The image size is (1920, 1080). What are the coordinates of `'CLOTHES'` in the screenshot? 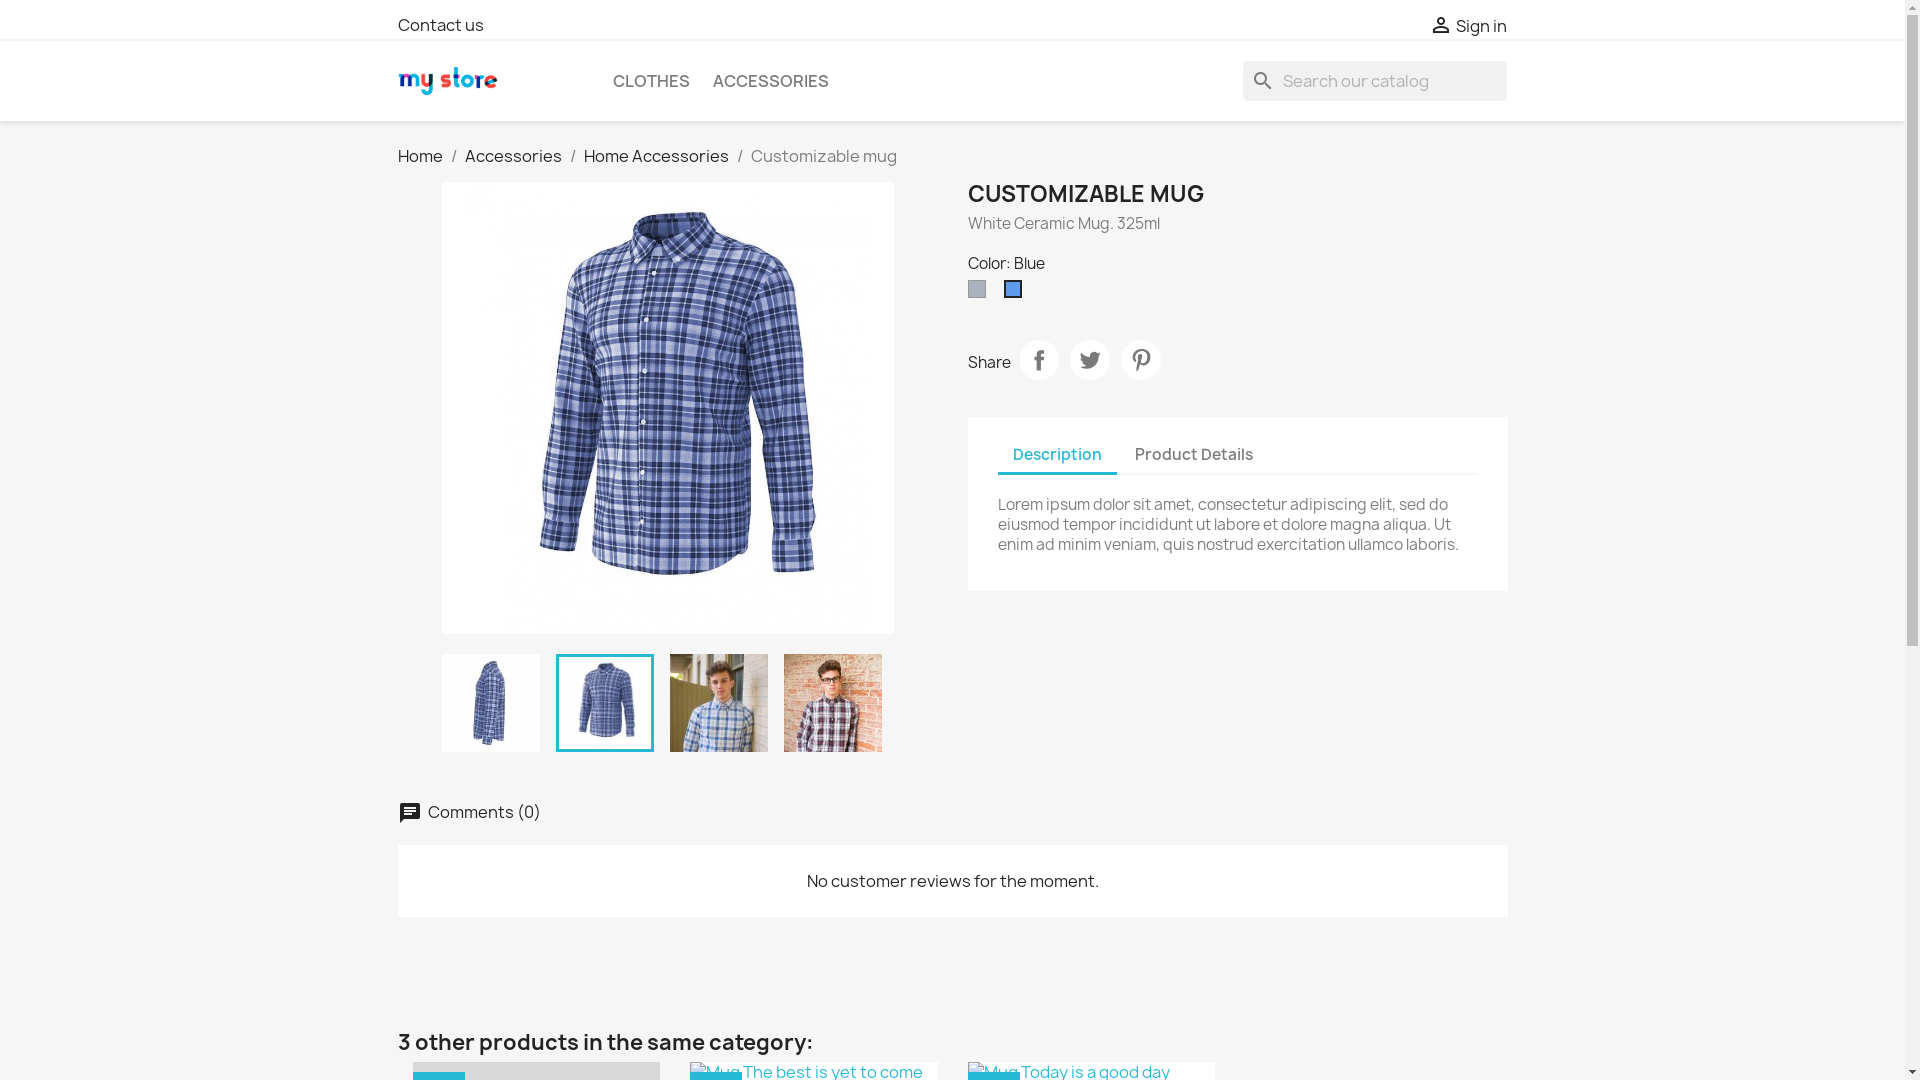 It's located at (650, 80).